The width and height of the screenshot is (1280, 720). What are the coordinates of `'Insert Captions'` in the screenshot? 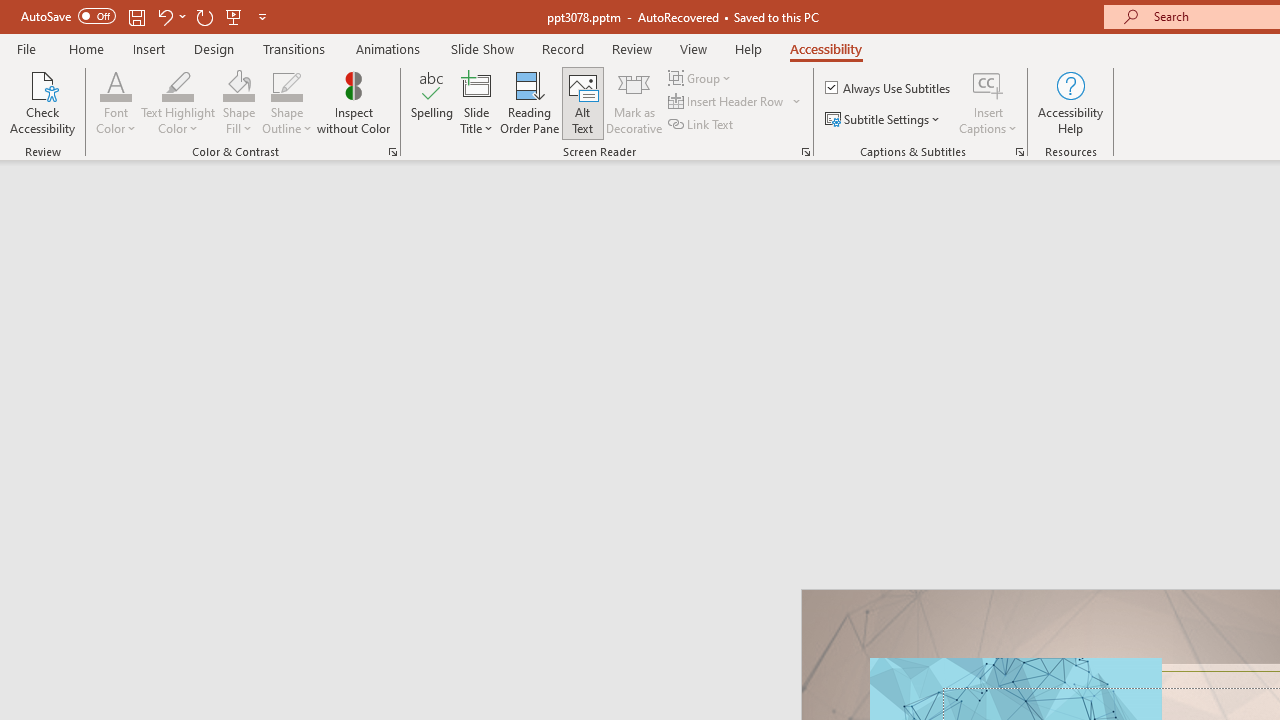 It's located at (988, 84).